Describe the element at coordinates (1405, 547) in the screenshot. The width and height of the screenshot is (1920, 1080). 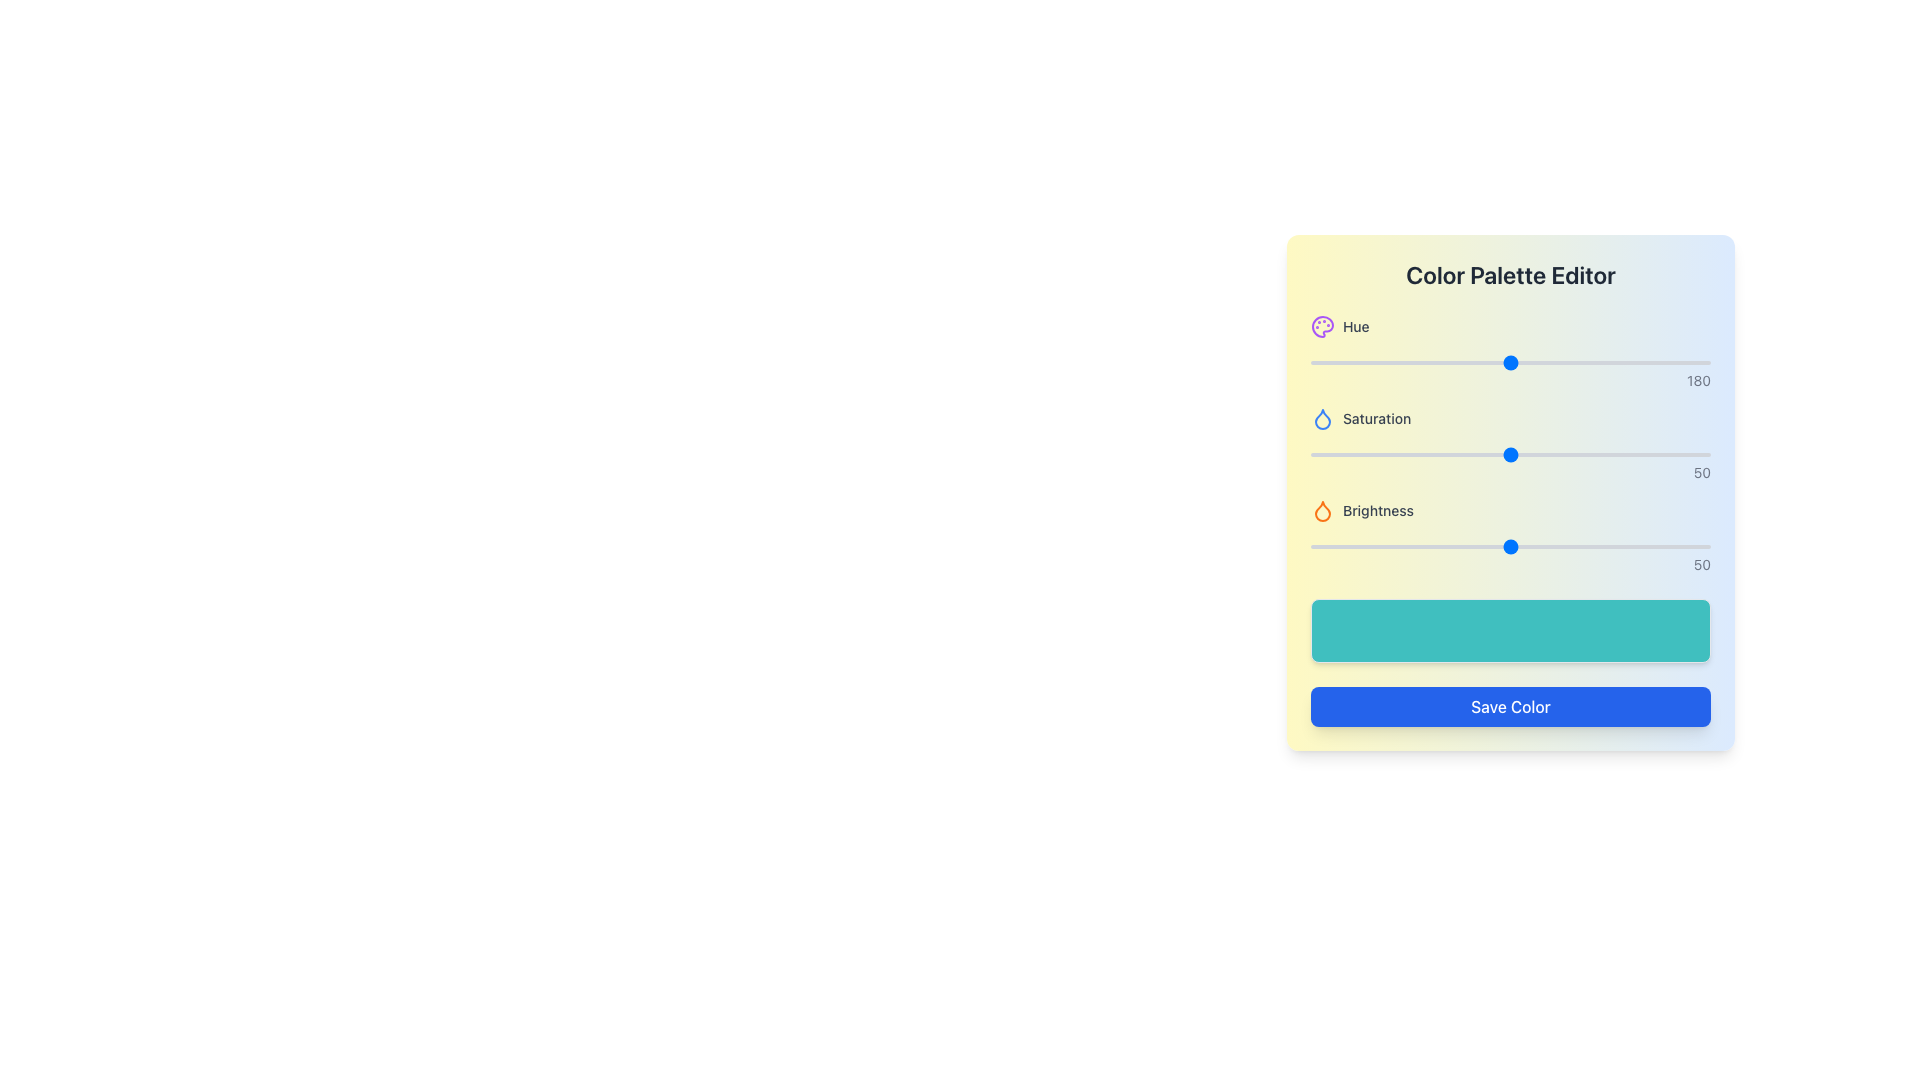
I see `the brightness` at that location.